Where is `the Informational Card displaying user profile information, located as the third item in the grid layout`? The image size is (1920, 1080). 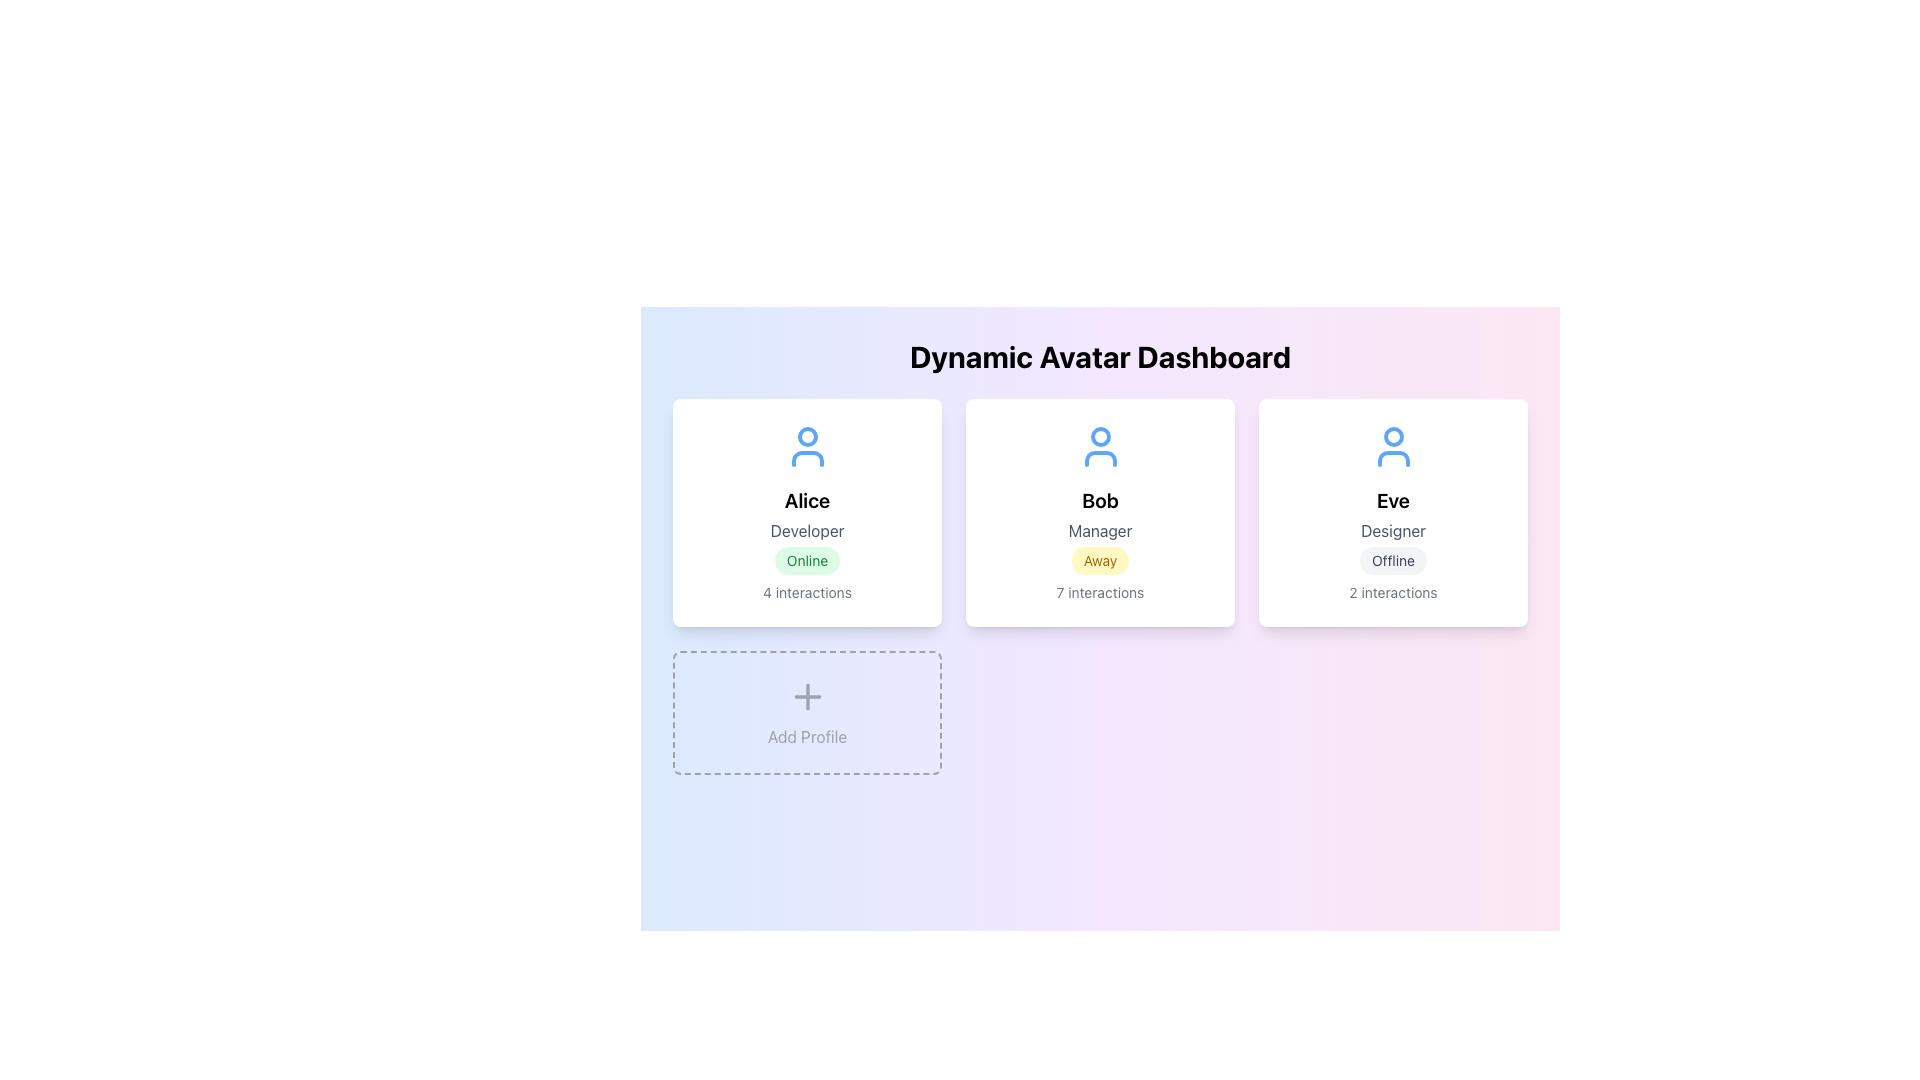 the Informational Card displaying user profile information, located as the third item in the grid layout is located at coordinates (1392, 512).